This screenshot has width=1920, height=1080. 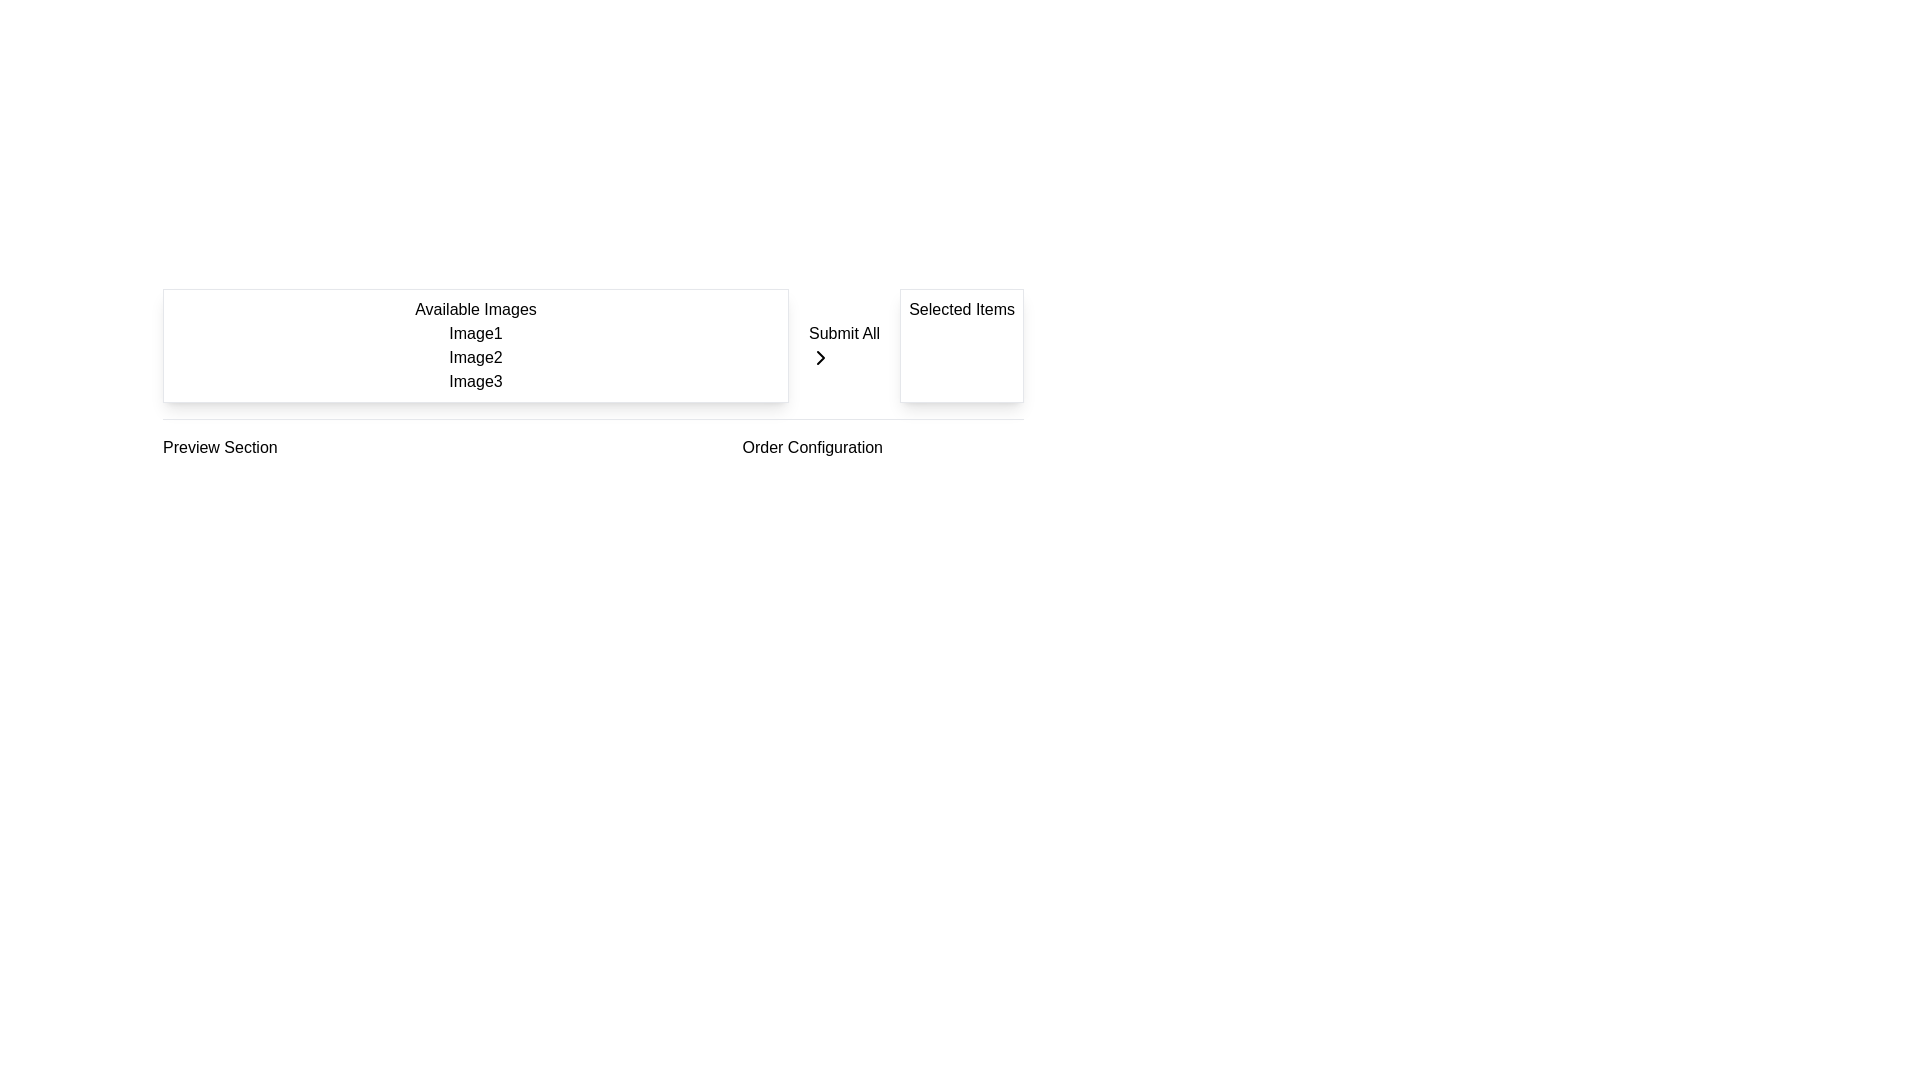 I want to click on the image named Image2 in the 'Available Images' list, so click(x=474, y=357).